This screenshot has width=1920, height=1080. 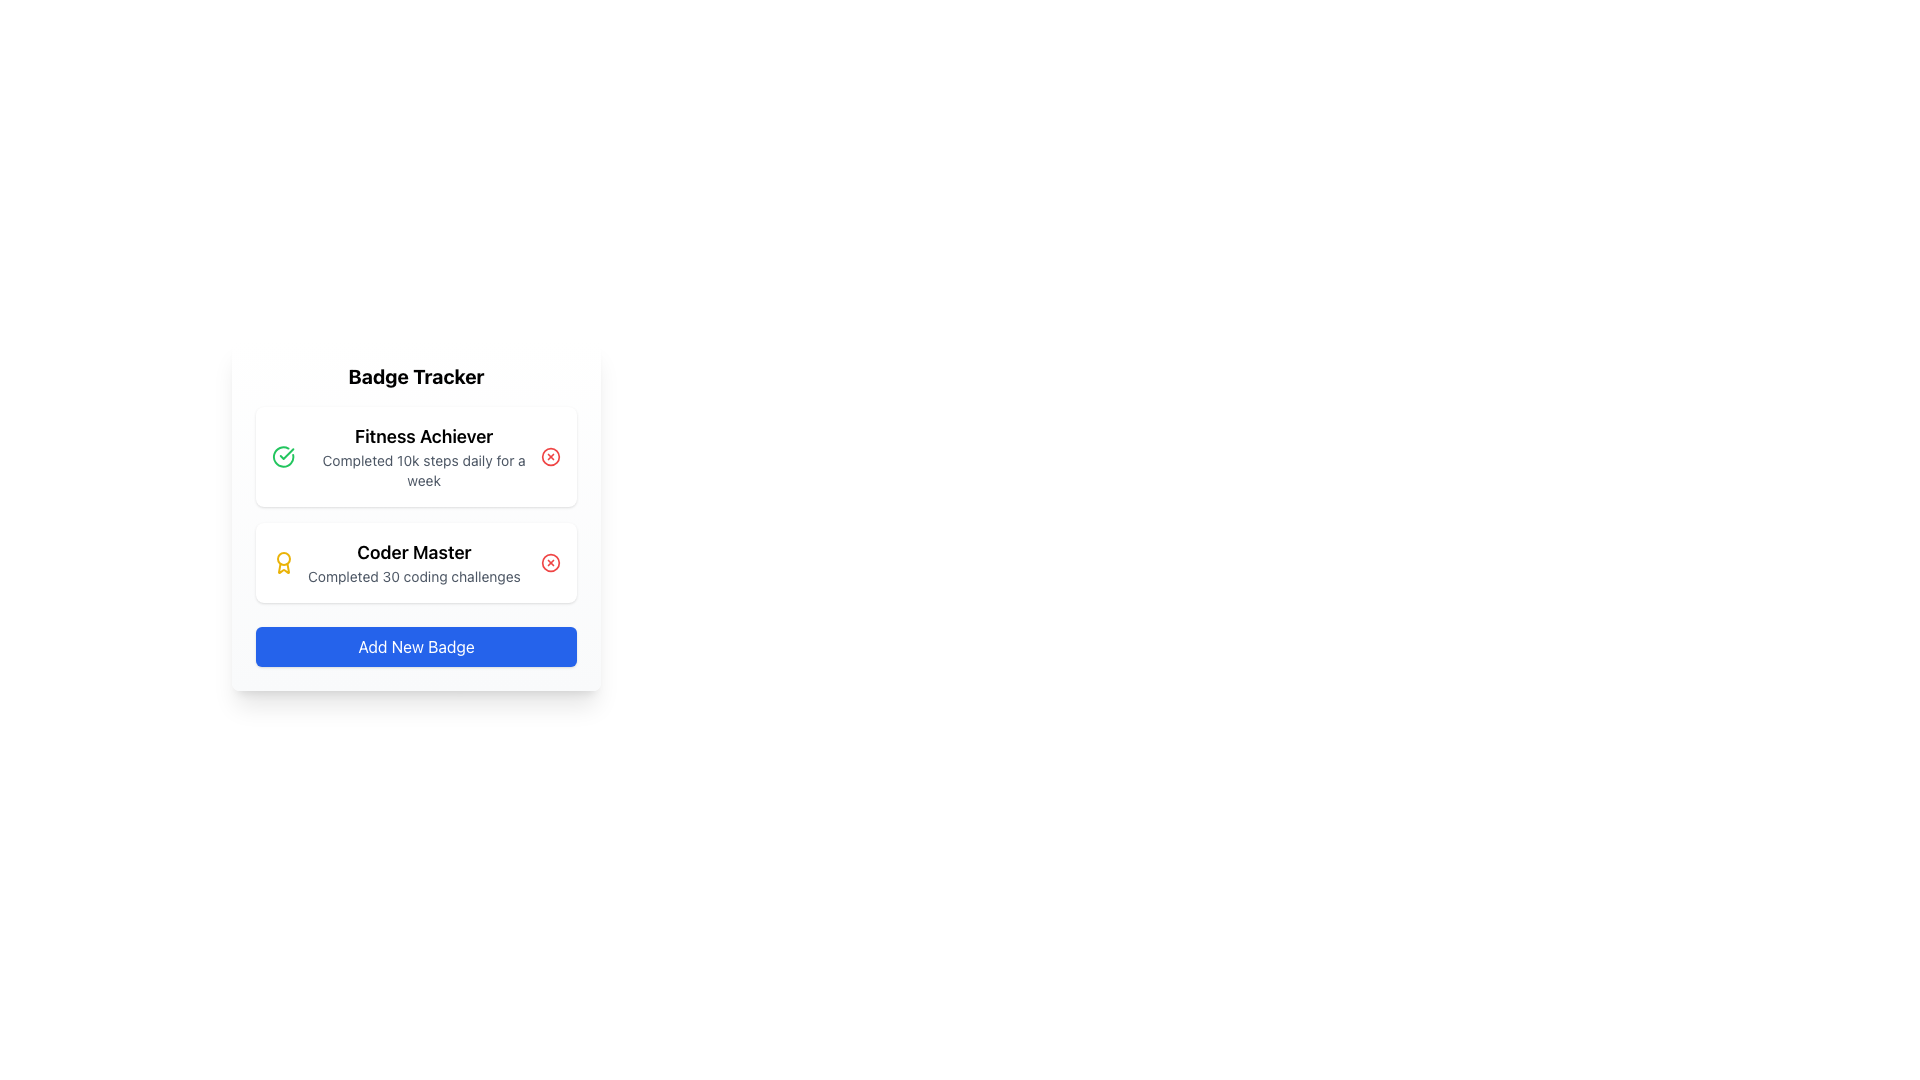 I want to click on the small bright yellow medal icon with a ribbon design located to the left of the 'Coder Master\nCompleted 30 coding challenges' text, so click(x=282, y=563).